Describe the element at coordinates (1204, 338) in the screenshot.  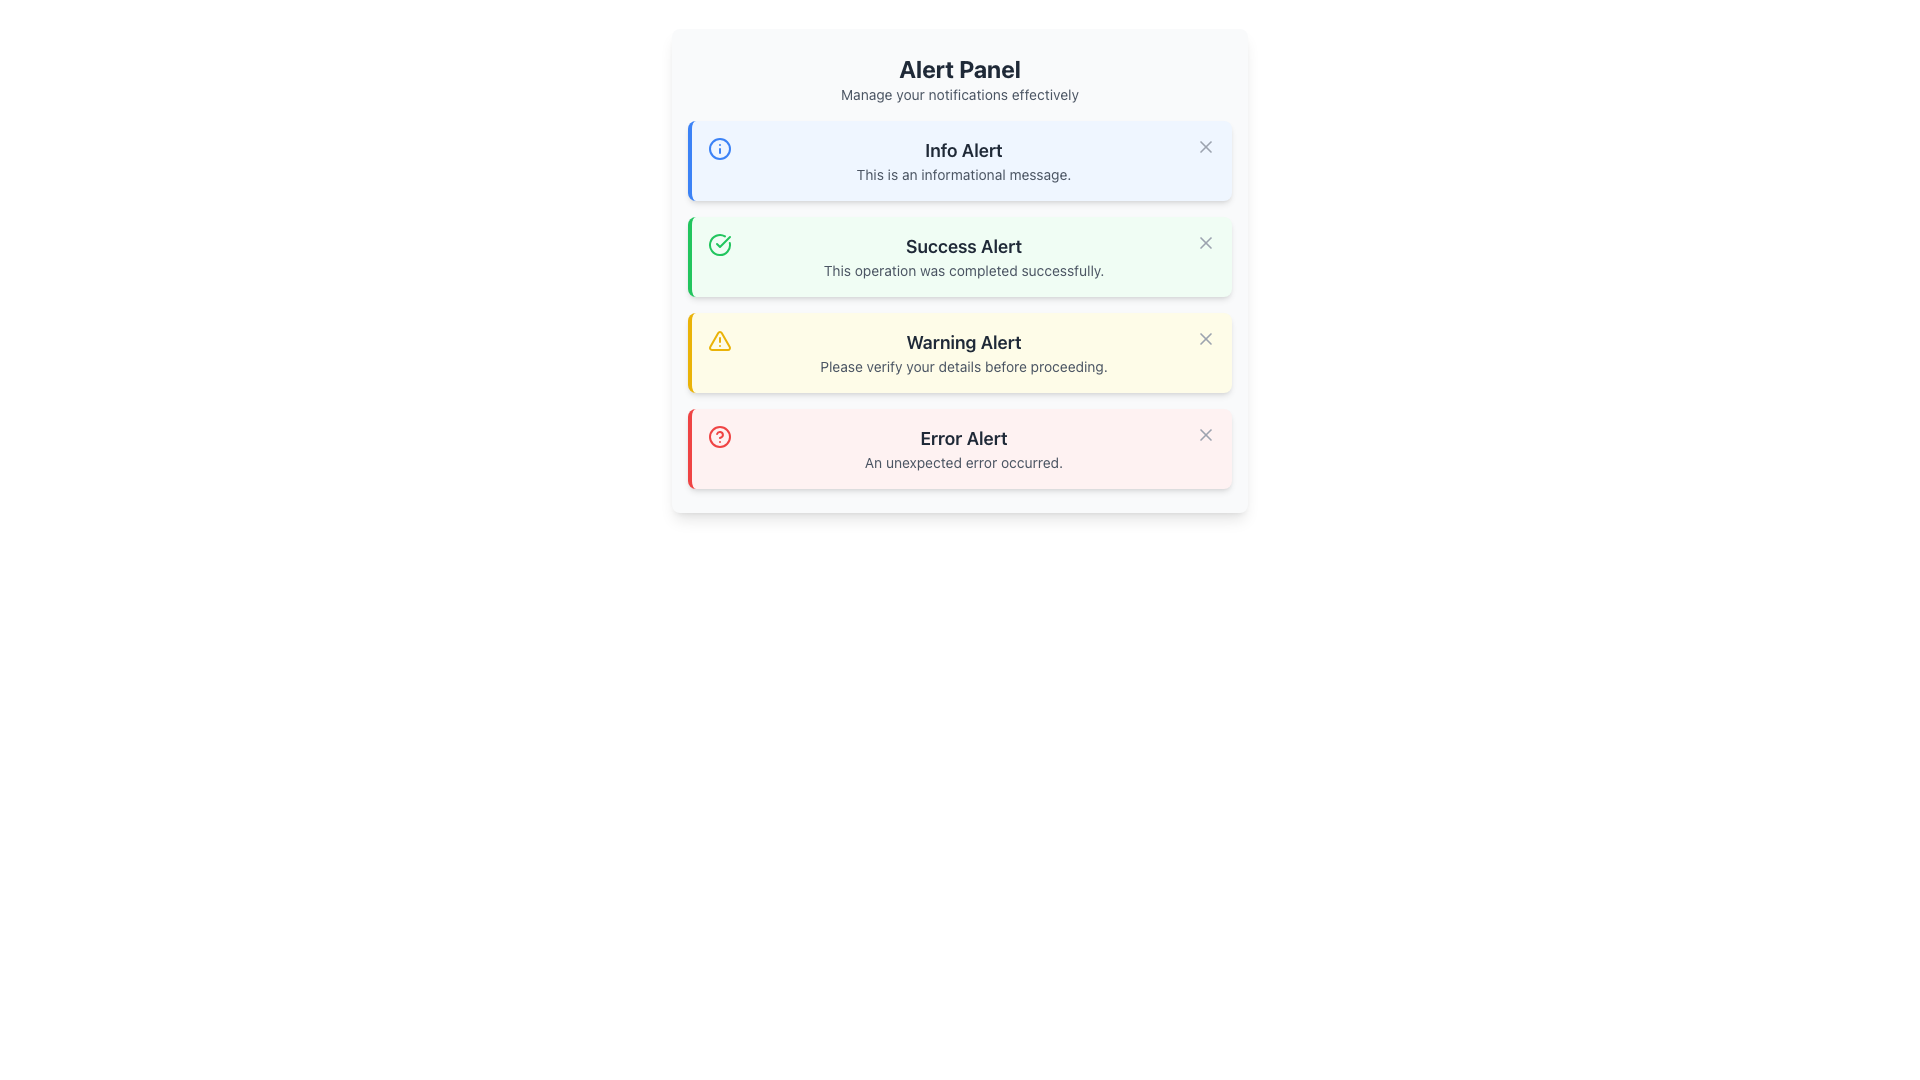
I see `the 'Close' button in the 'Warning Alert' section to change its color` at that location.